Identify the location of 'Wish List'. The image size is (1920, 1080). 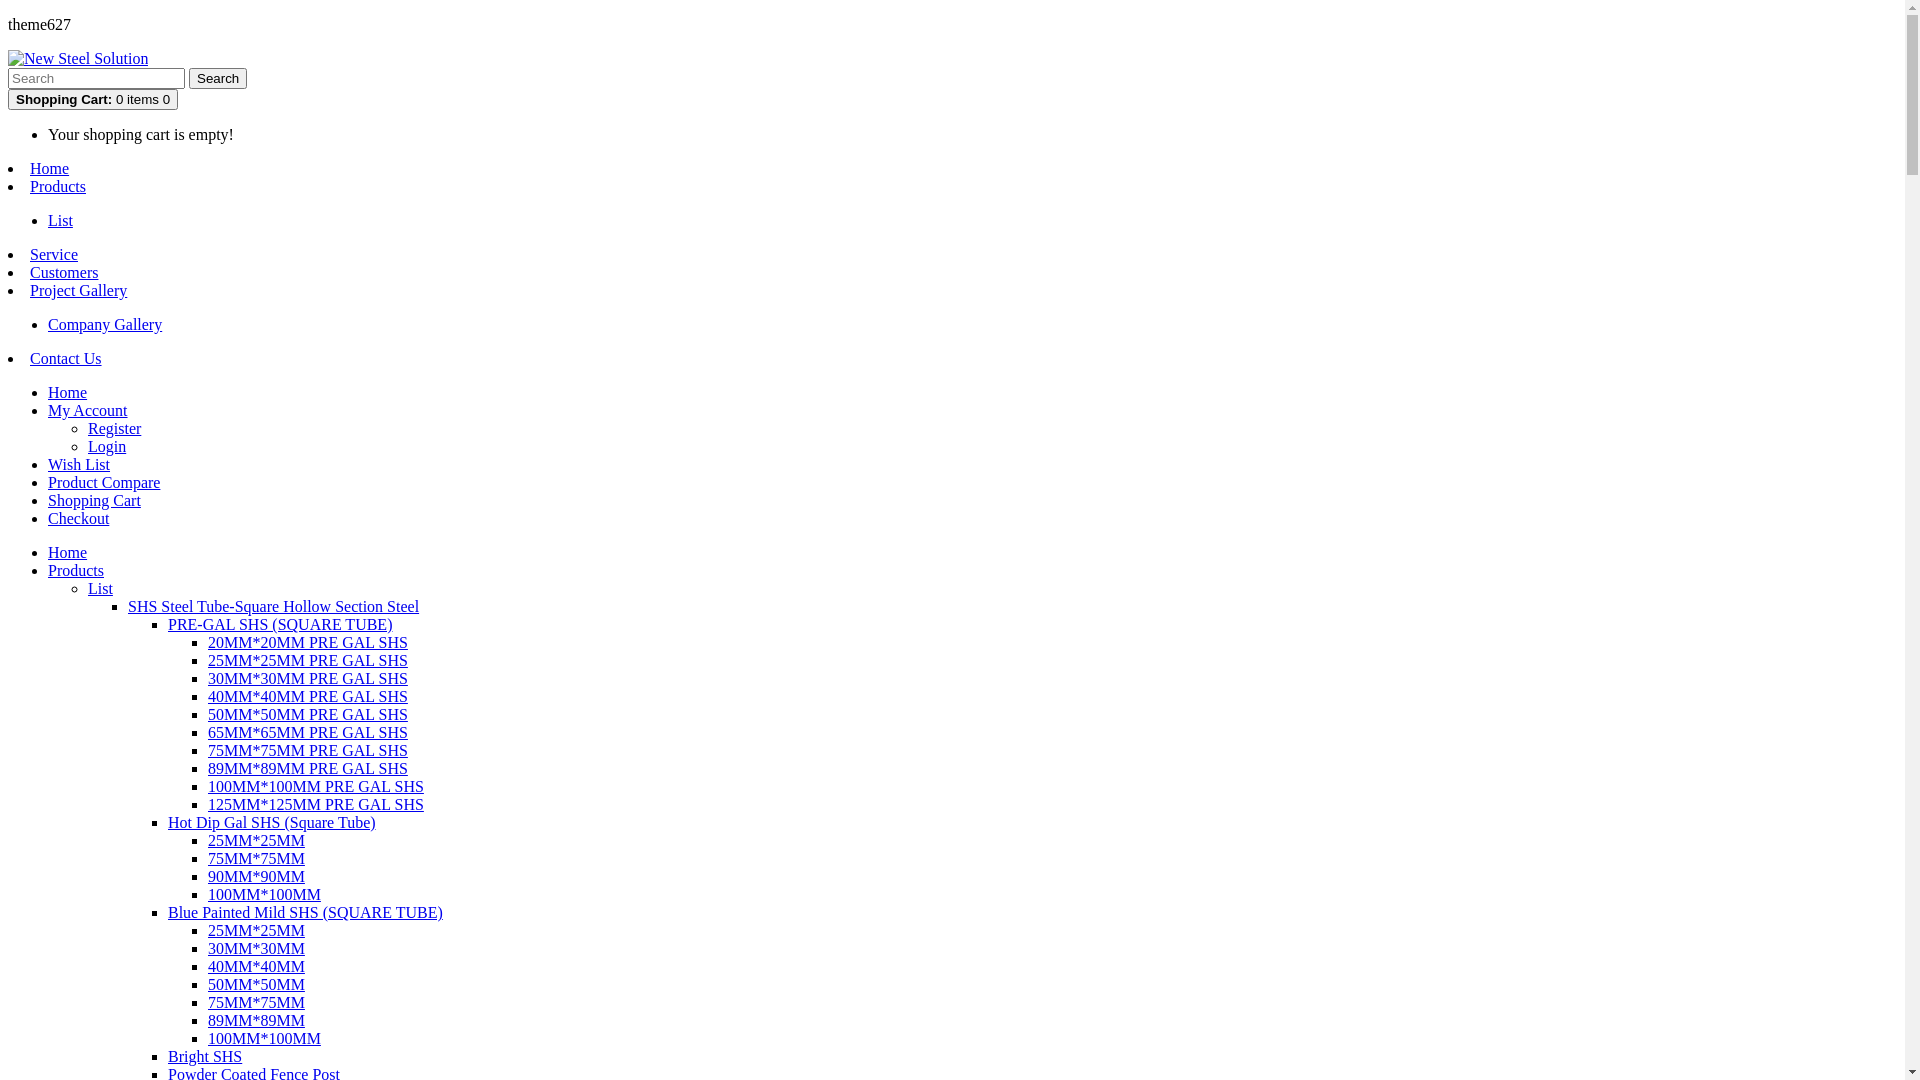
(78, 464).